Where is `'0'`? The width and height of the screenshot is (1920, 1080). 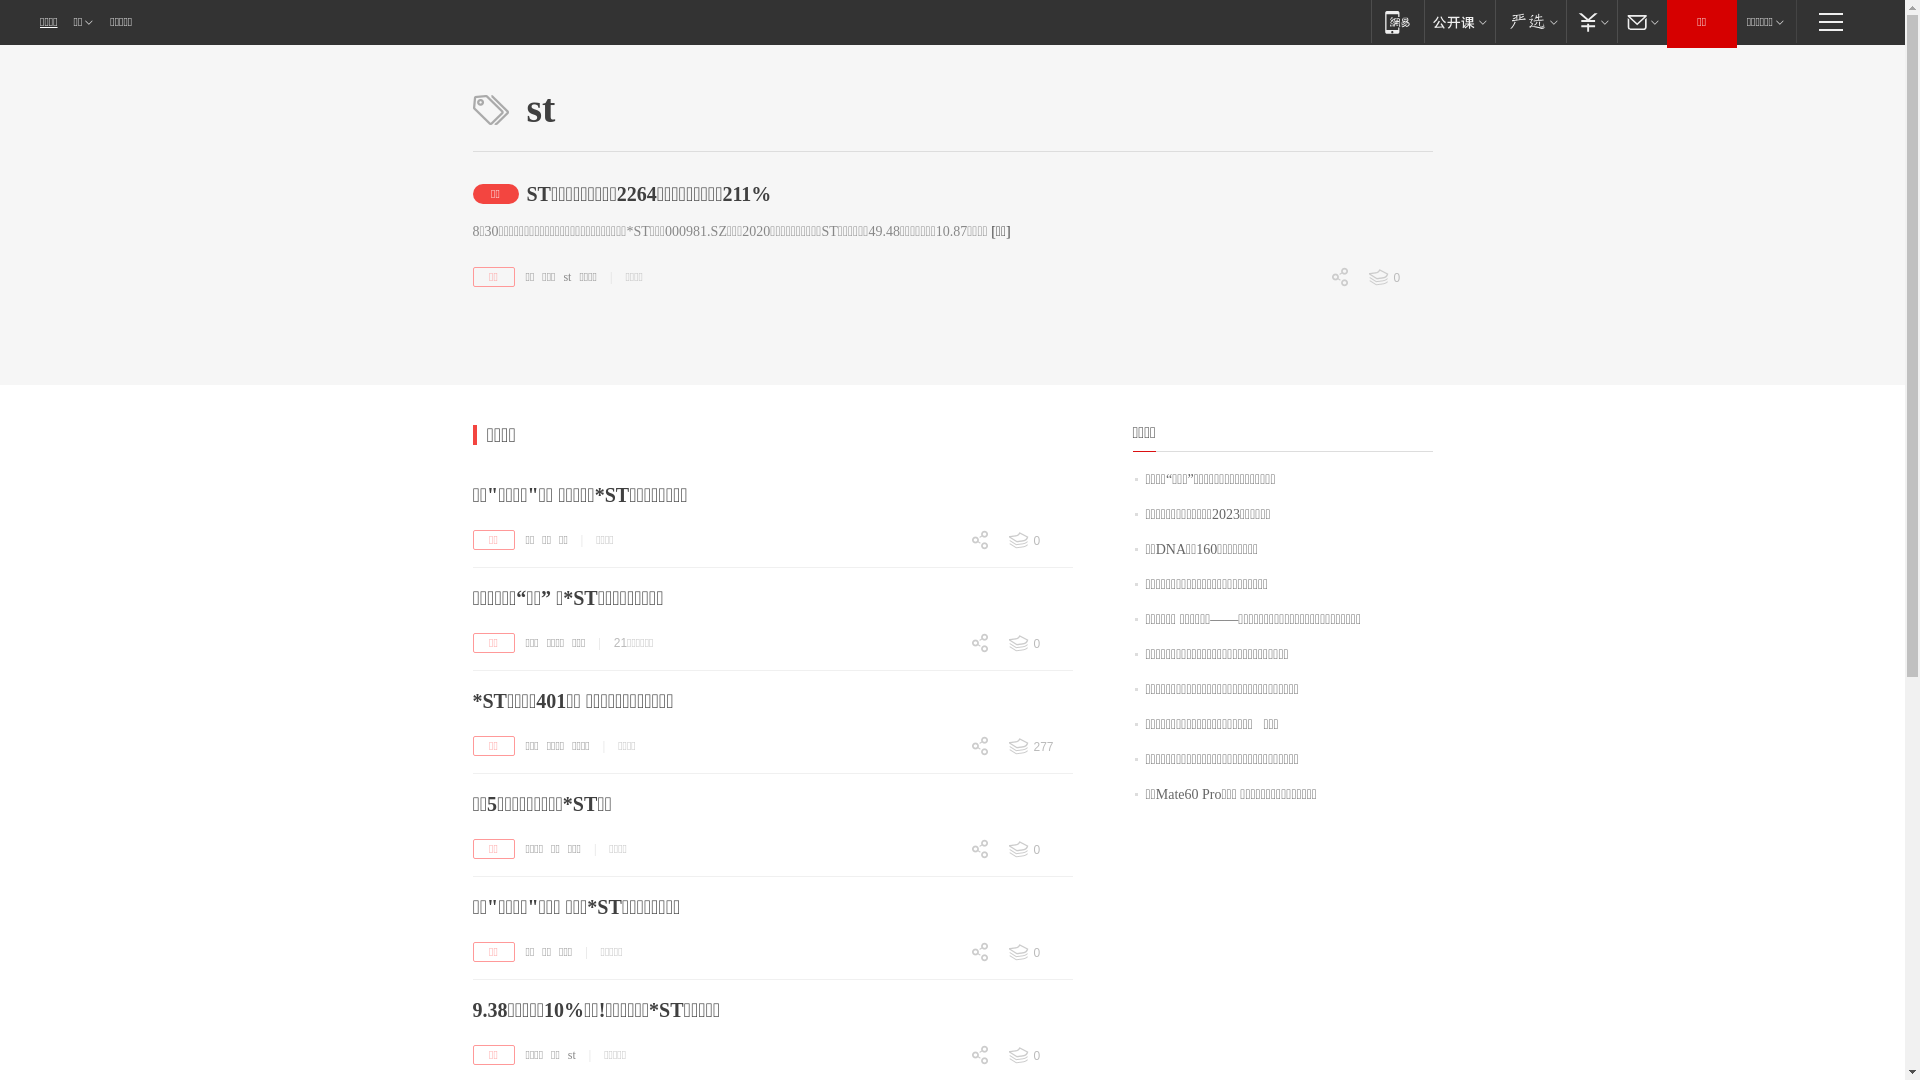 '0' is located at coordinates (1038, 849).